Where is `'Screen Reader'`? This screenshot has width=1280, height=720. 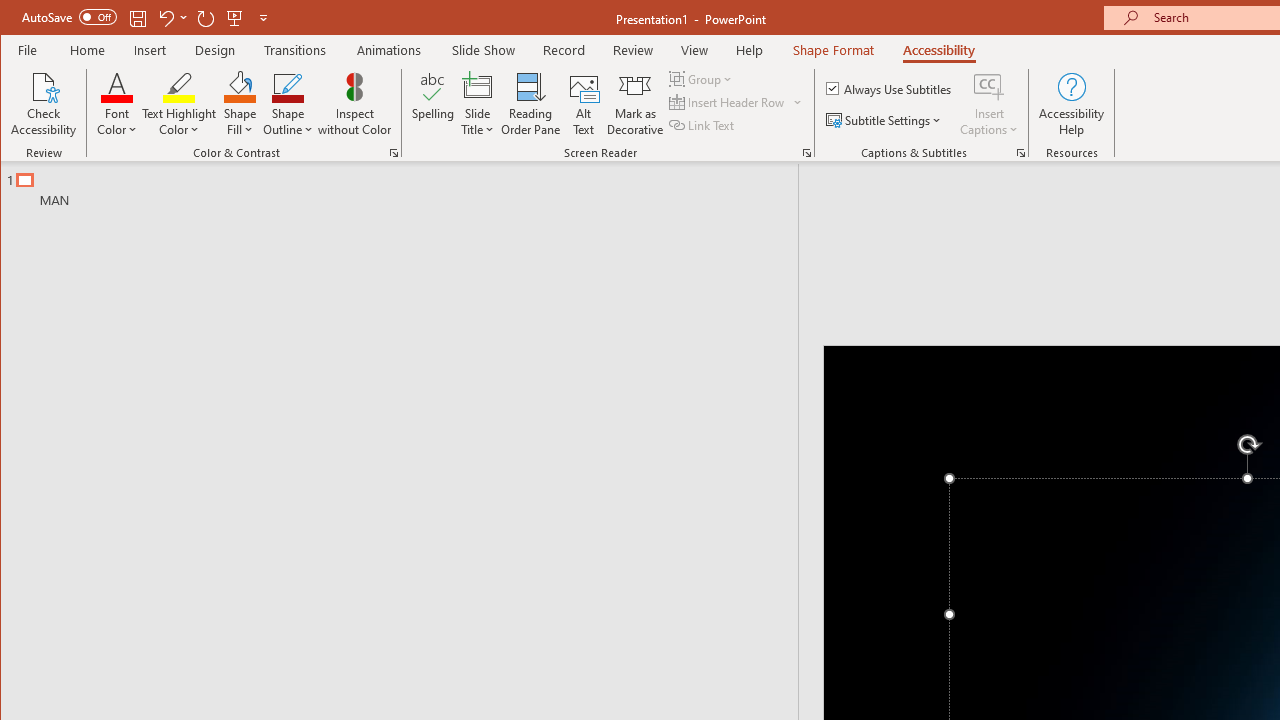
'Screen Reader' is located at coordinates (807, 152).